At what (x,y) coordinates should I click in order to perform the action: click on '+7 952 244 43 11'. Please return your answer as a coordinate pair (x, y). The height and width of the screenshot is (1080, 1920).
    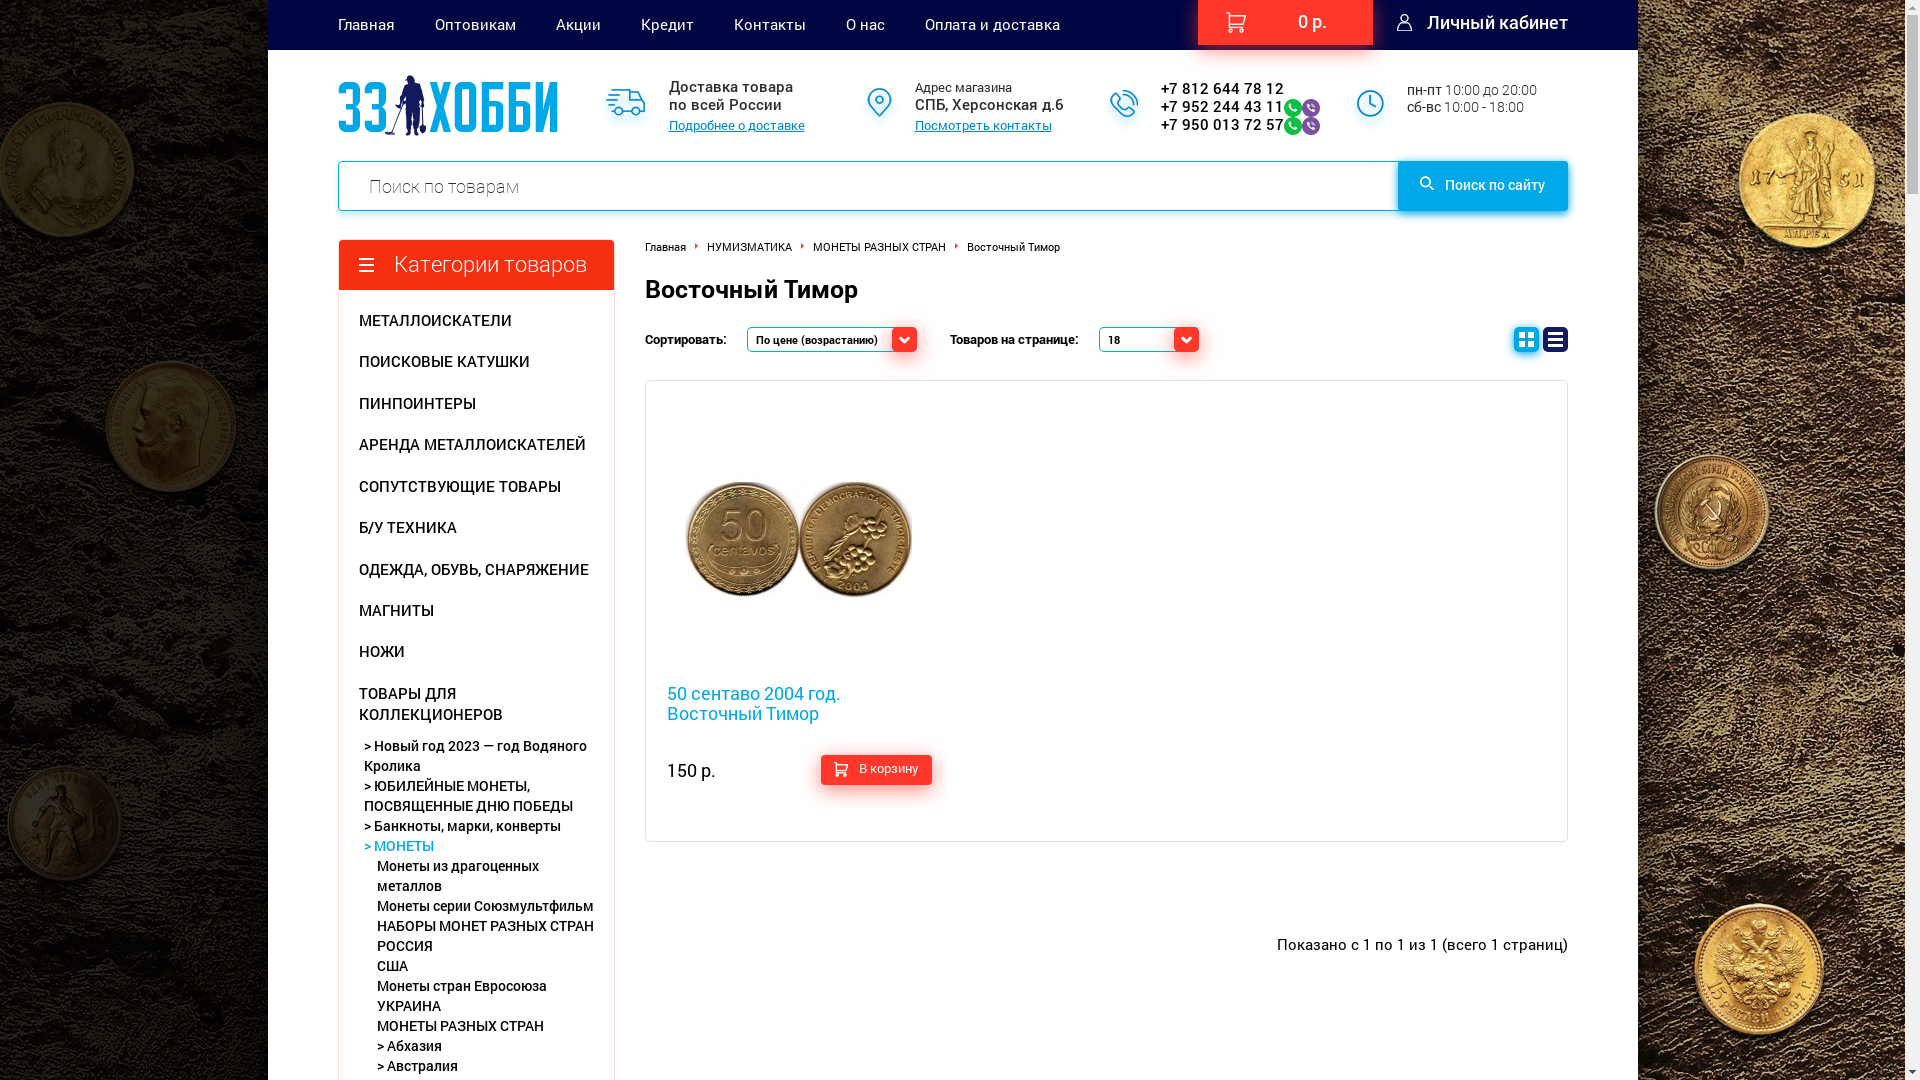
    Looking at the image, I should click on (1160, 104).